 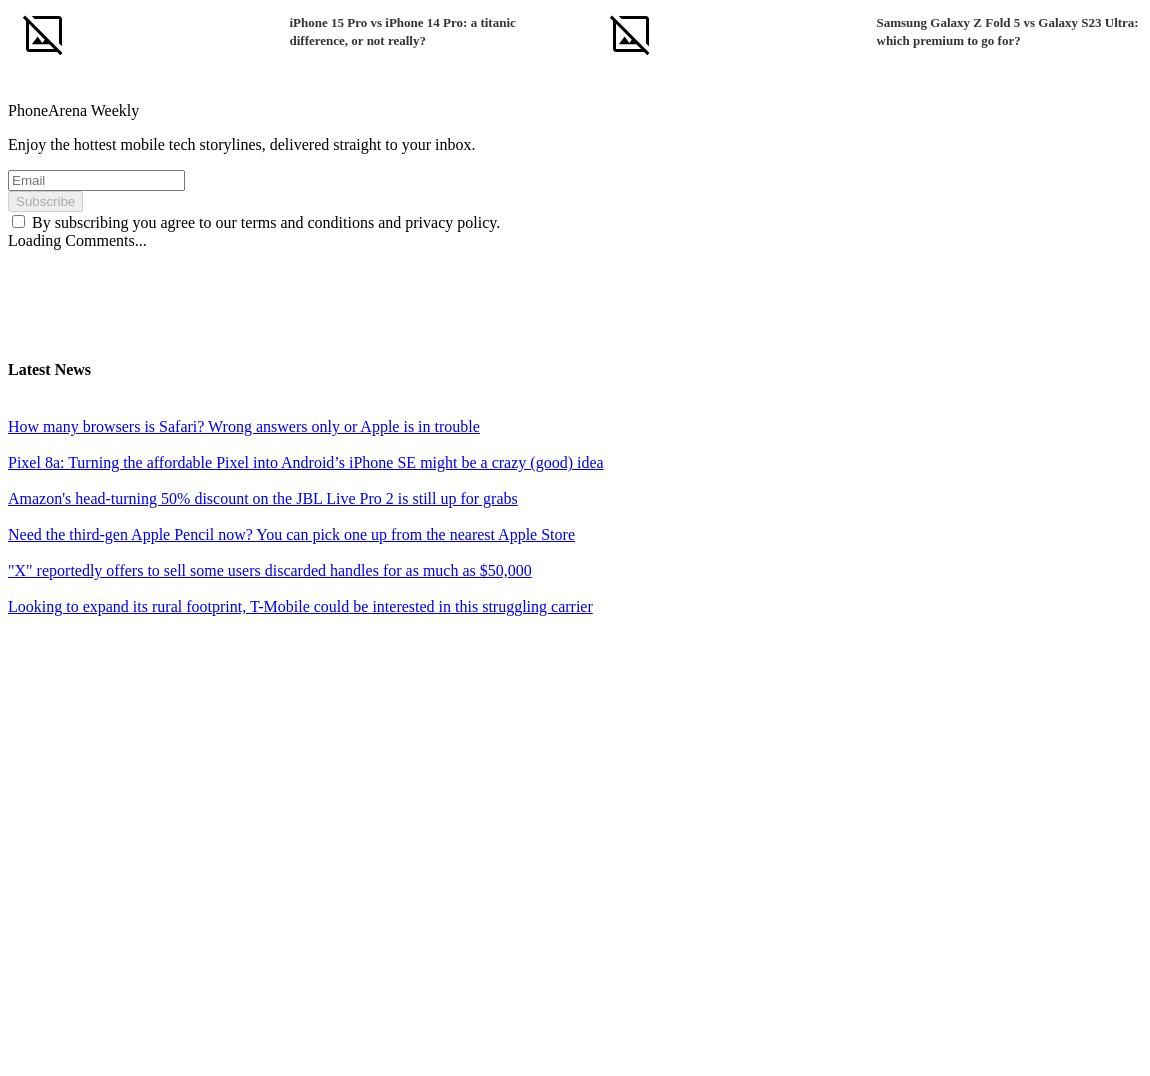 I want to click on 'Latest News', so click(x=48, y=367).